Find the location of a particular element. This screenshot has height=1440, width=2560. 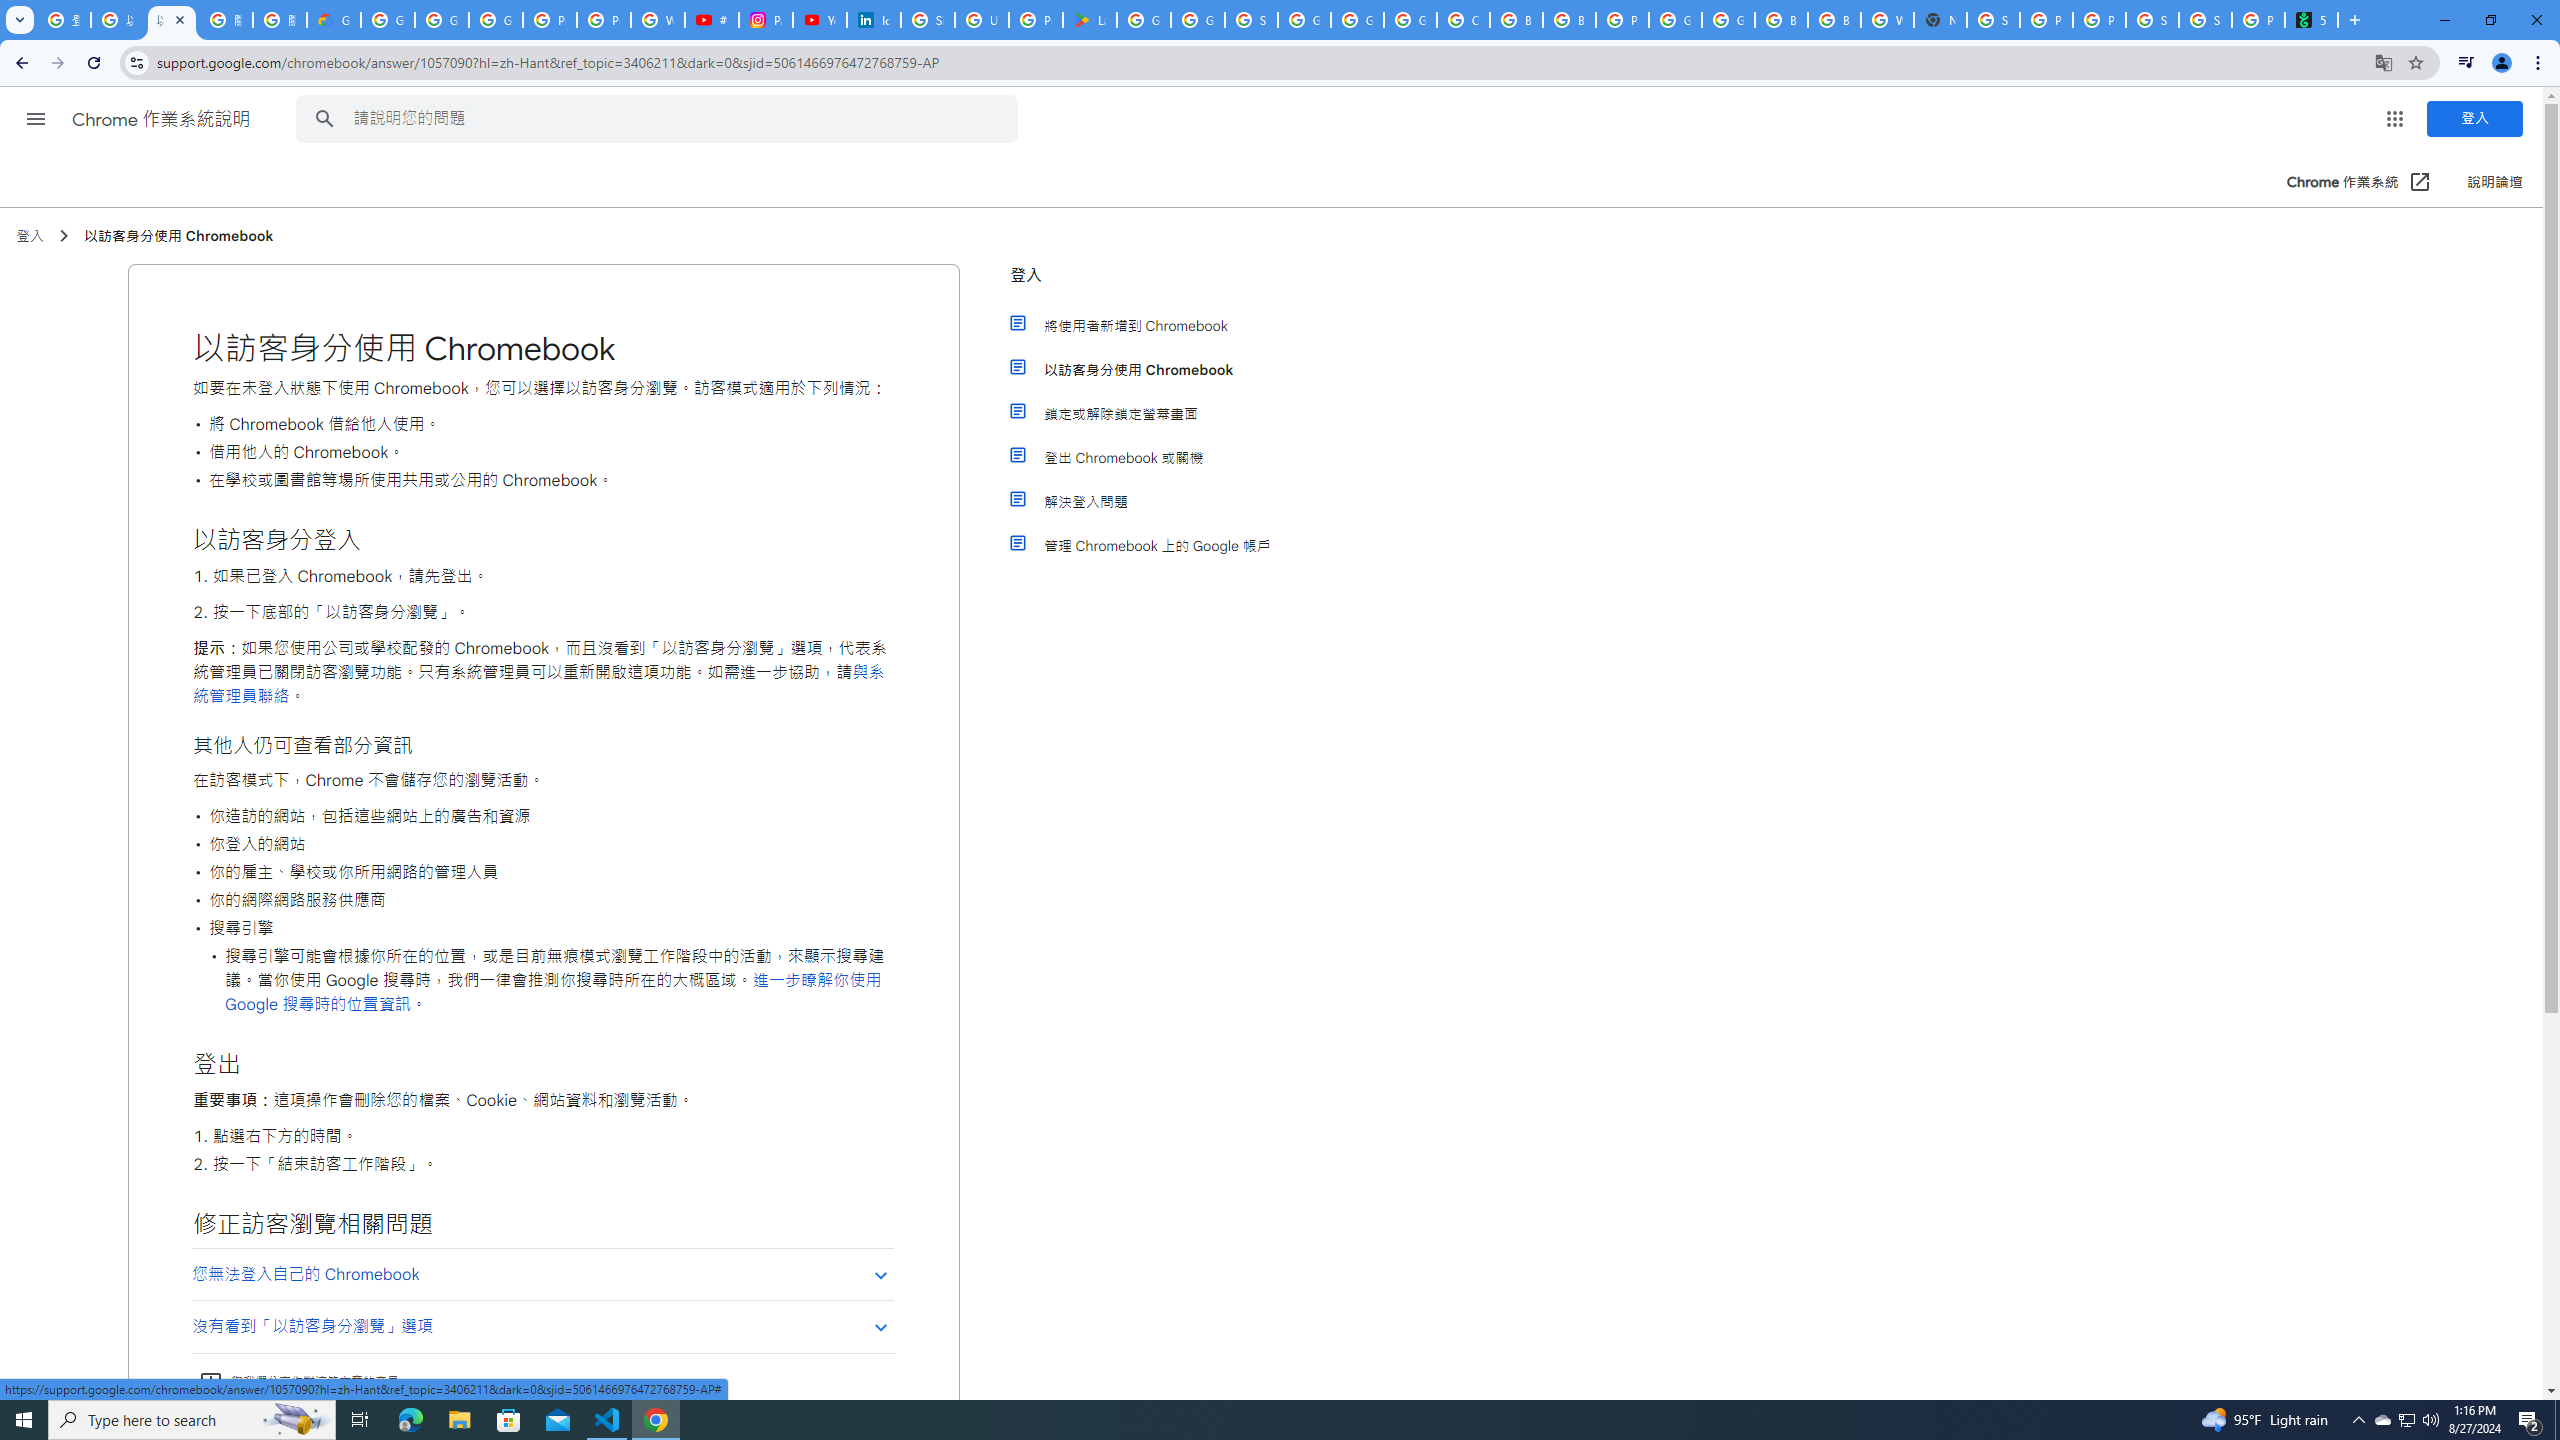

'View site information' is located at coordinates (135, 61).